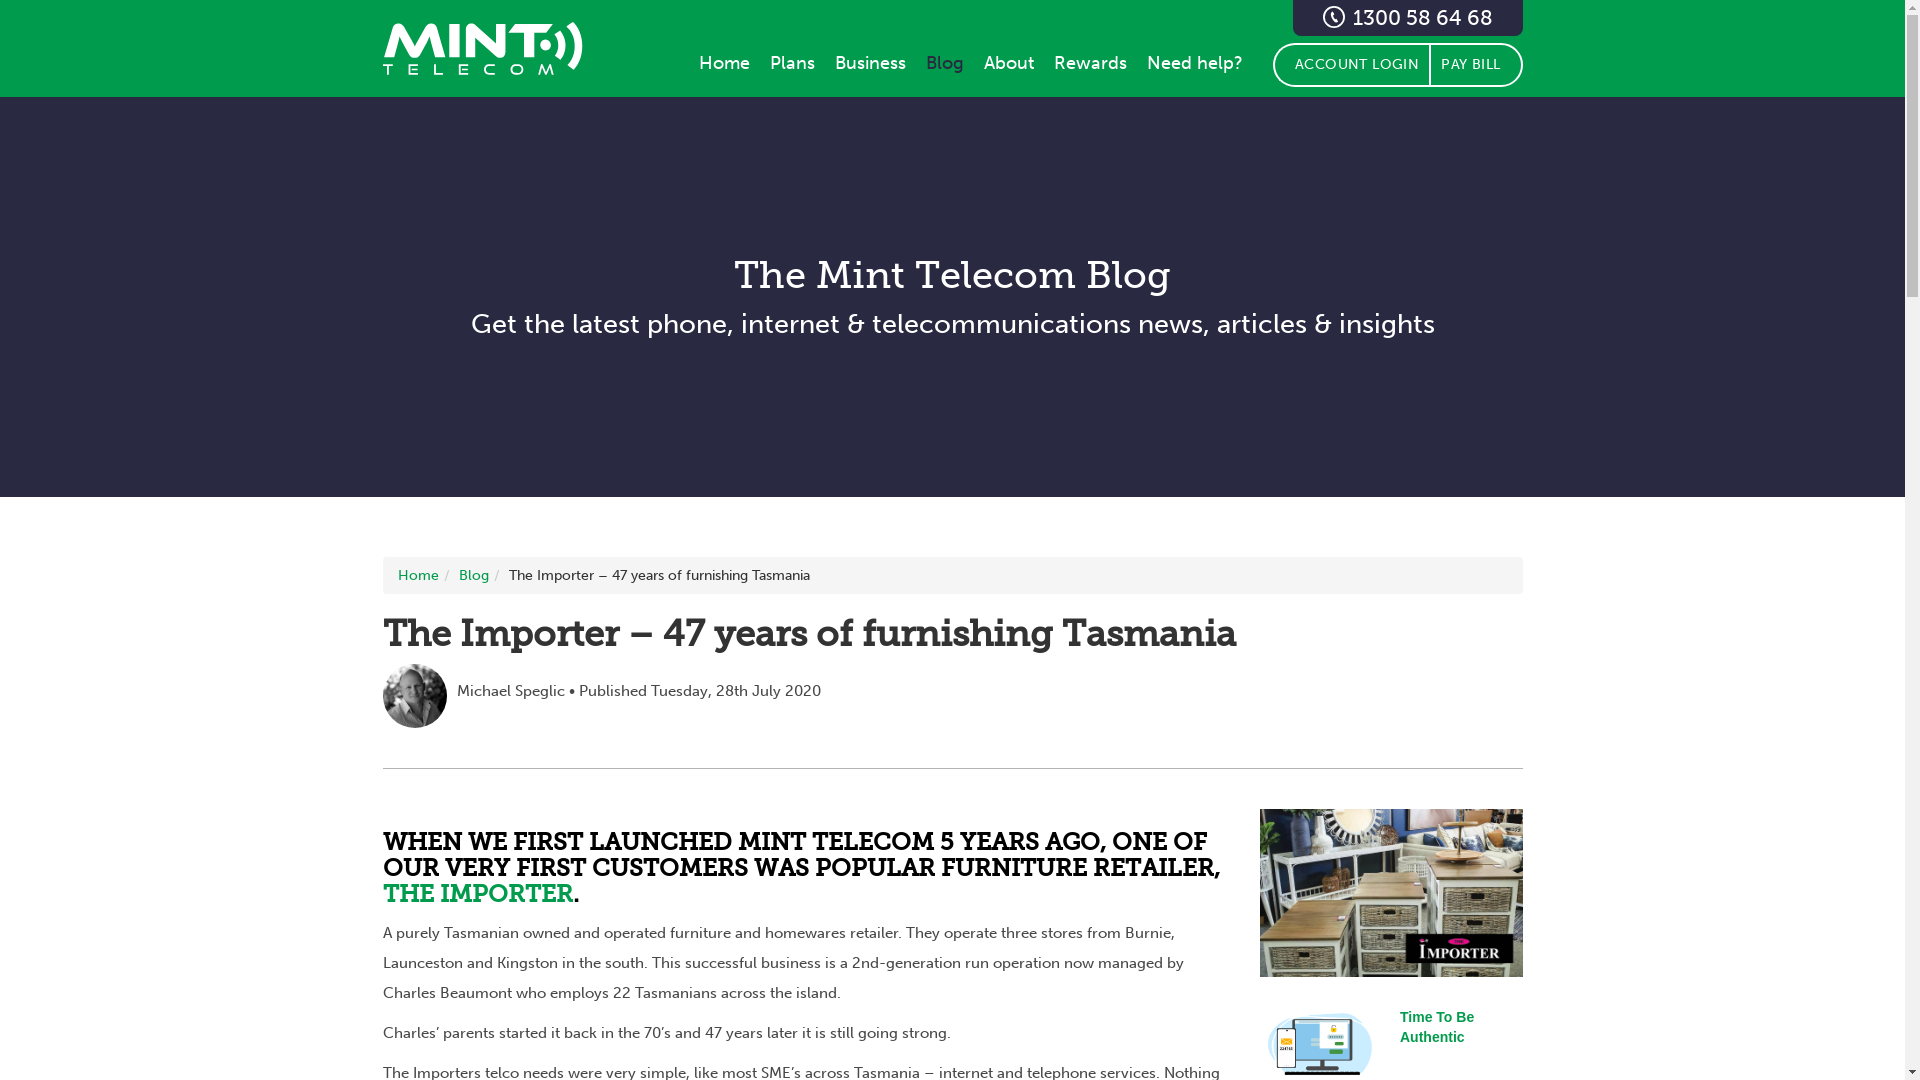 The image size is (1920, 1080). Describe the element at coordinates (475, 892) in the screenshot. I see `'THE IMPORTER'` at that location.